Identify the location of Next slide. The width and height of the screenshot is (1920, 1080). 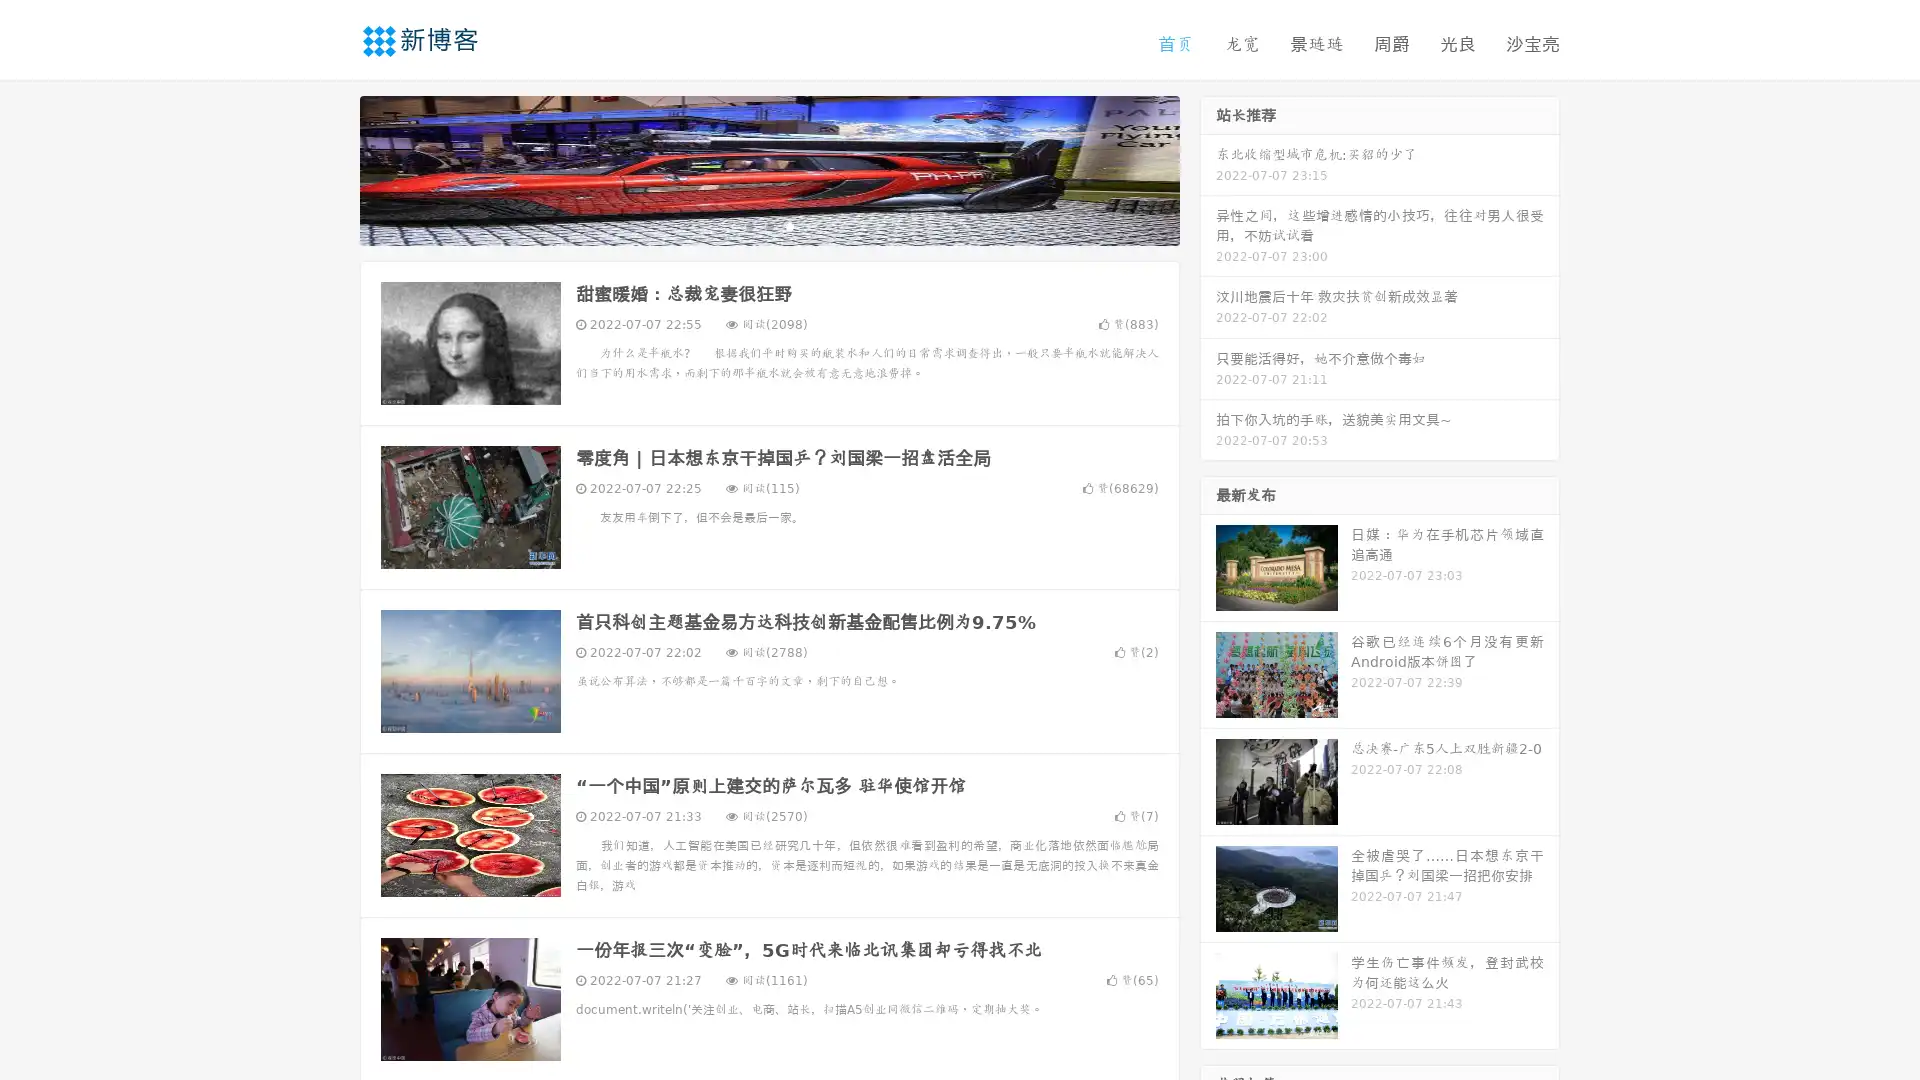
(1208, 168).